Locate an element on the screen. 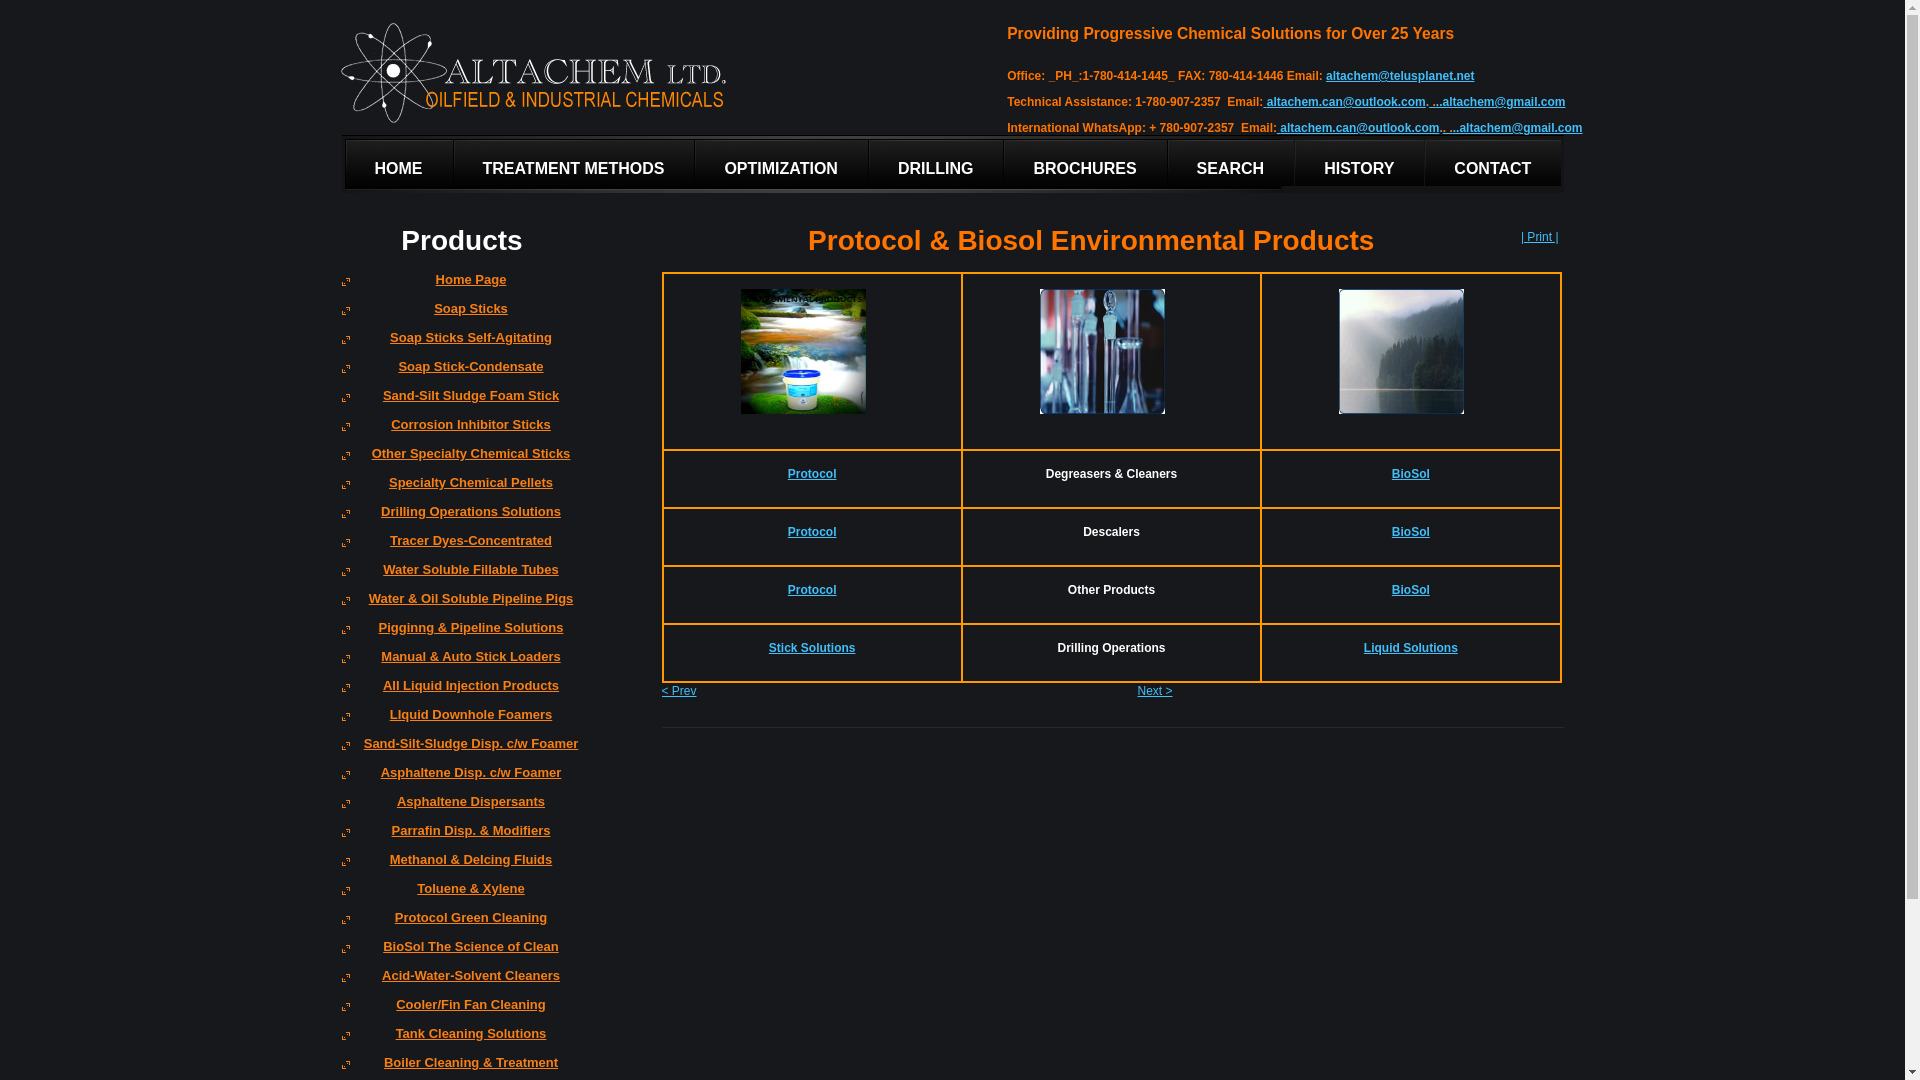  '| Print |' is located at coordinates (1539, 235).